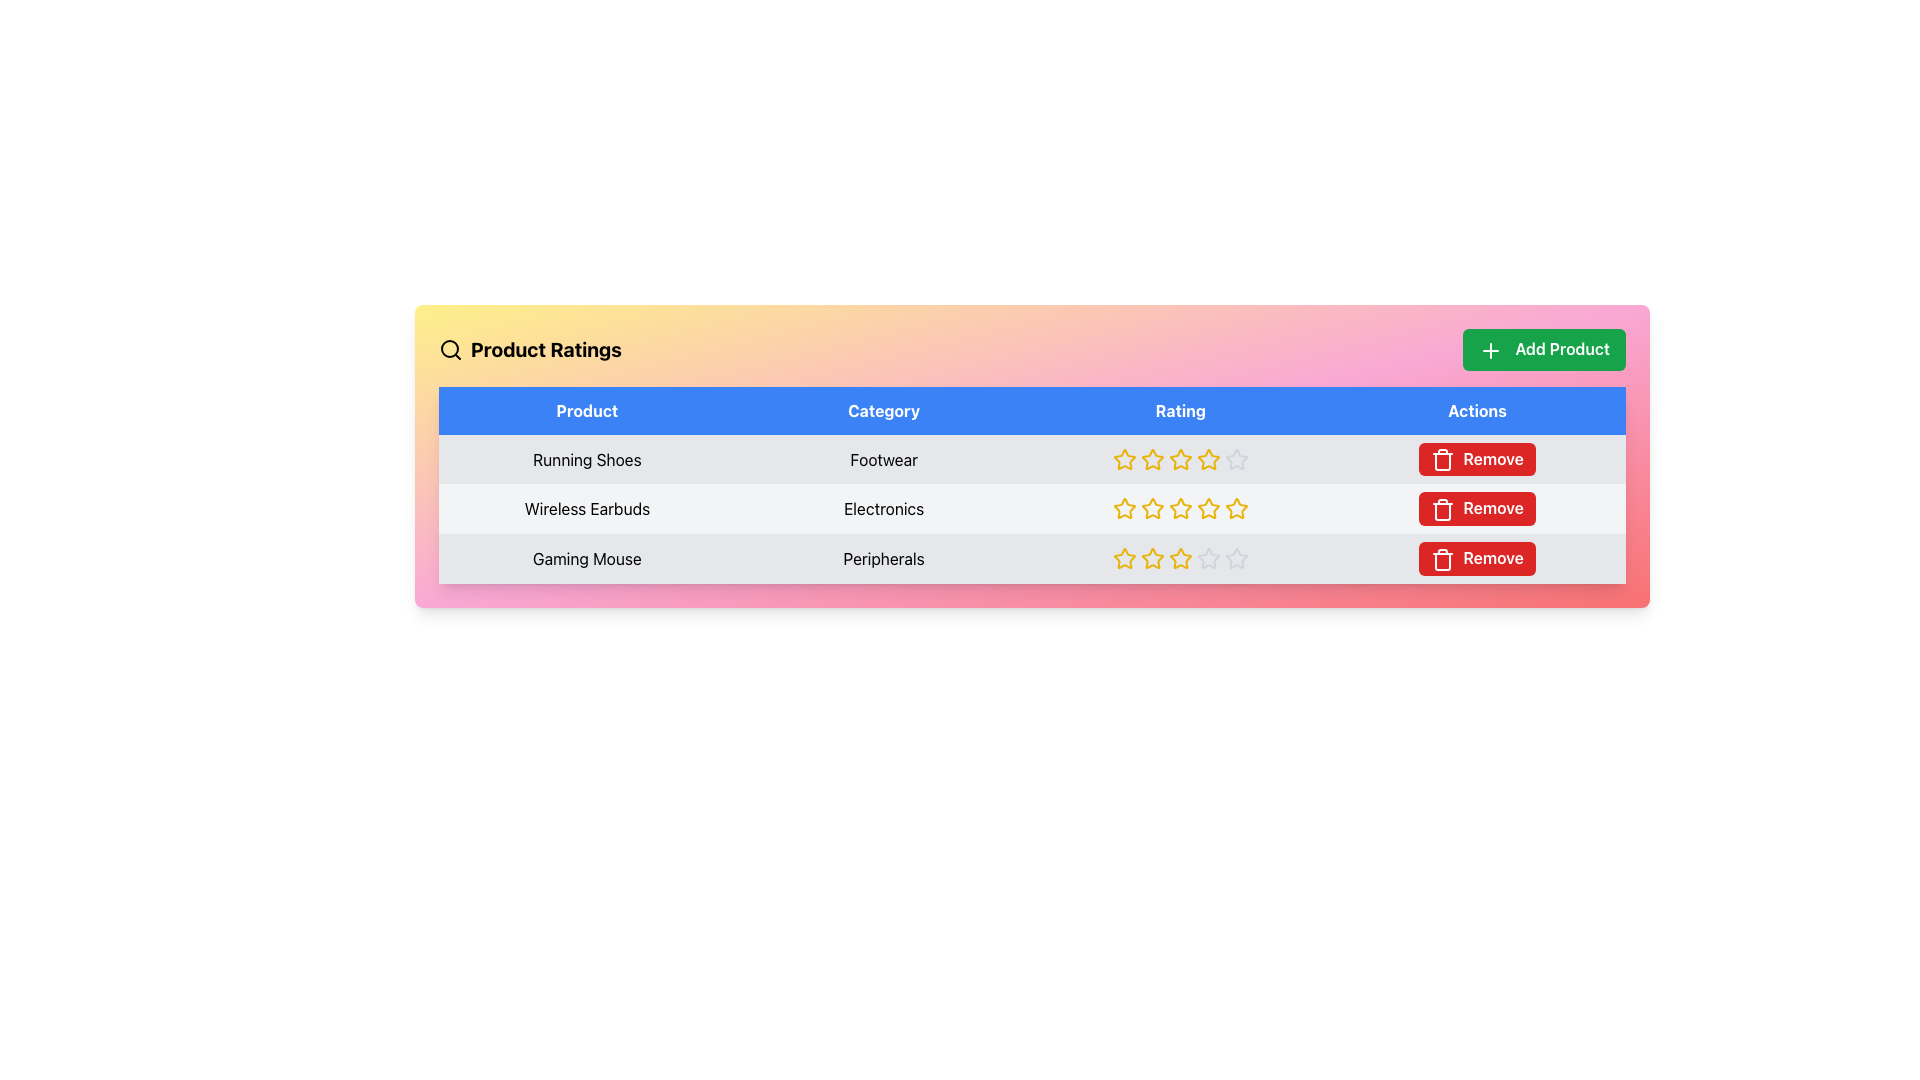 Image resolution: width=1920 pixels, height=1080 pixels. Describe the element at coordinates (1235, 558) in the screenshot. I see `the star-shaped SVG element in the third row, fourth column of the table to rate it` at that location.